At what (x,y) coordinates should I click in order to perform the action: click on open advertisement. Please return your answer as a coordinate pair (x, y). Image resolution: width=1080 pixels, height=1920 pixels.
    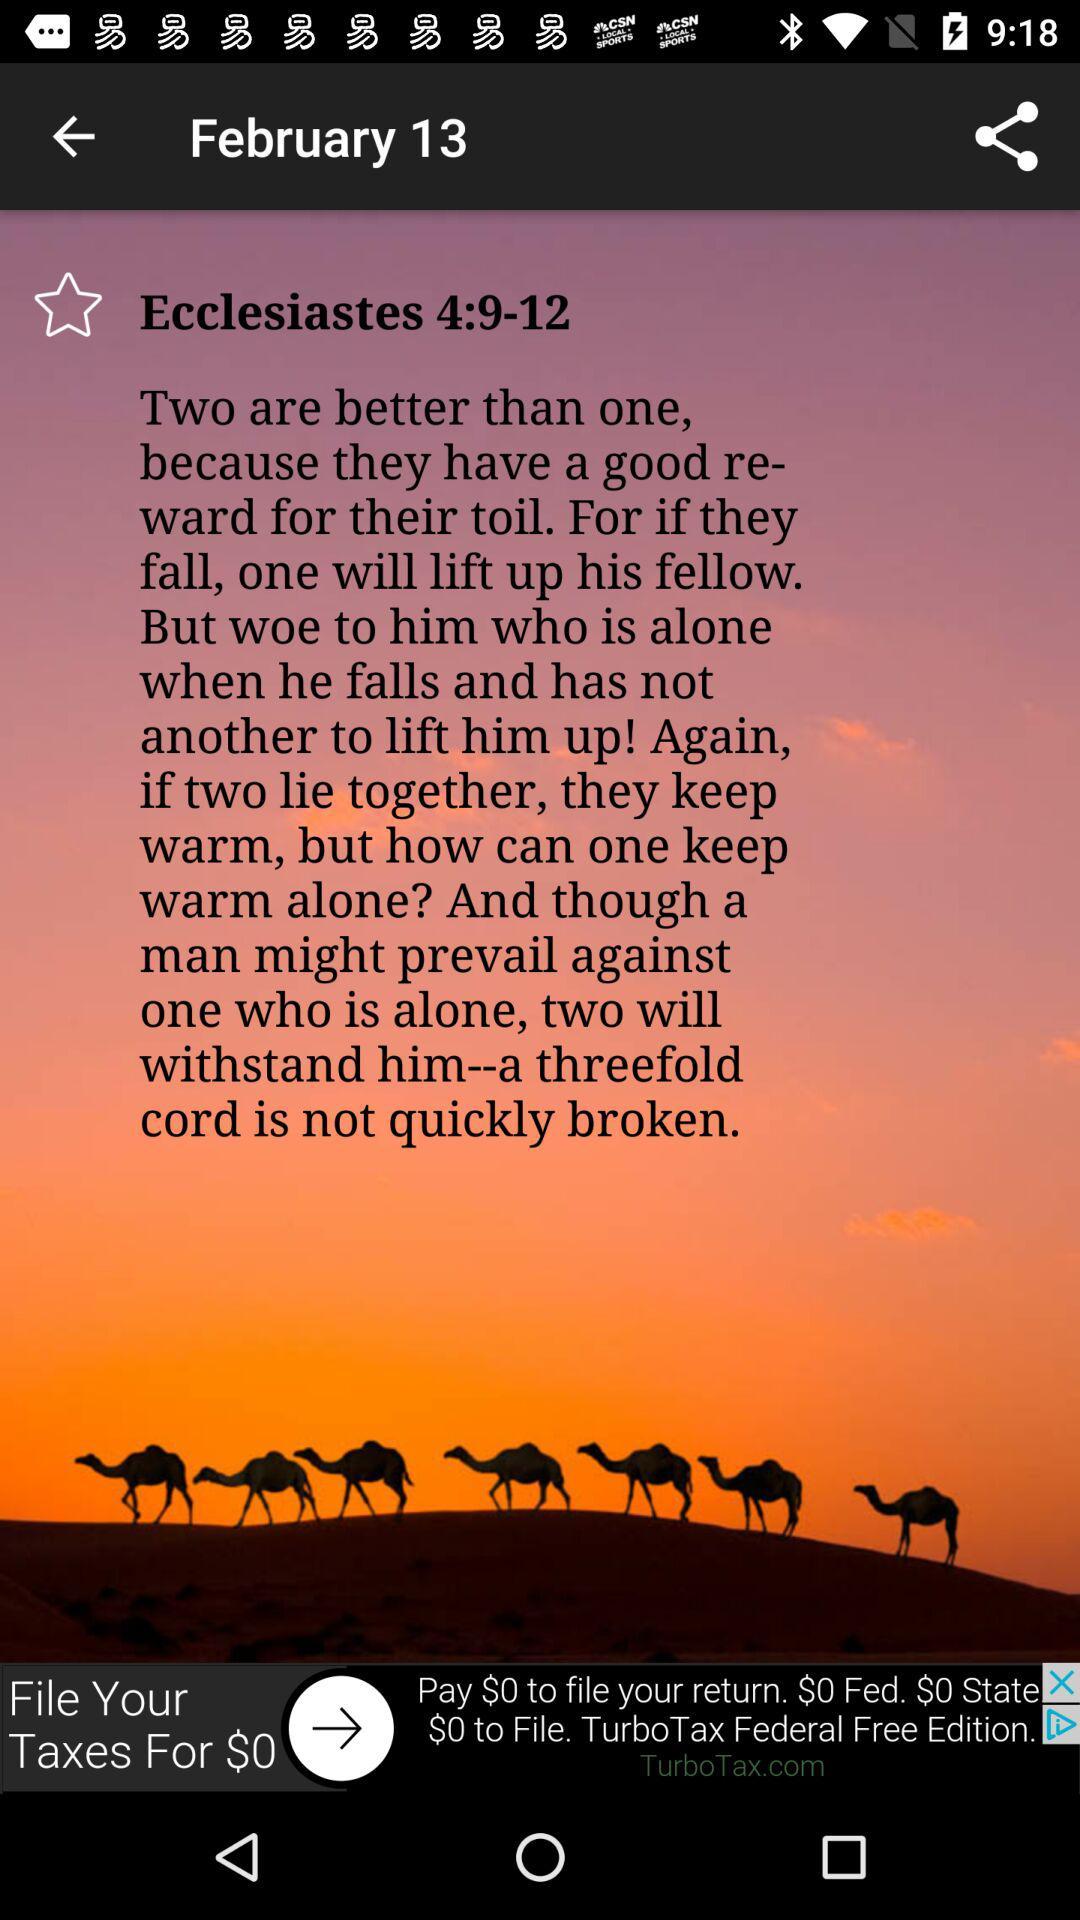
    Looking at the image, I should click on (540, 1727).